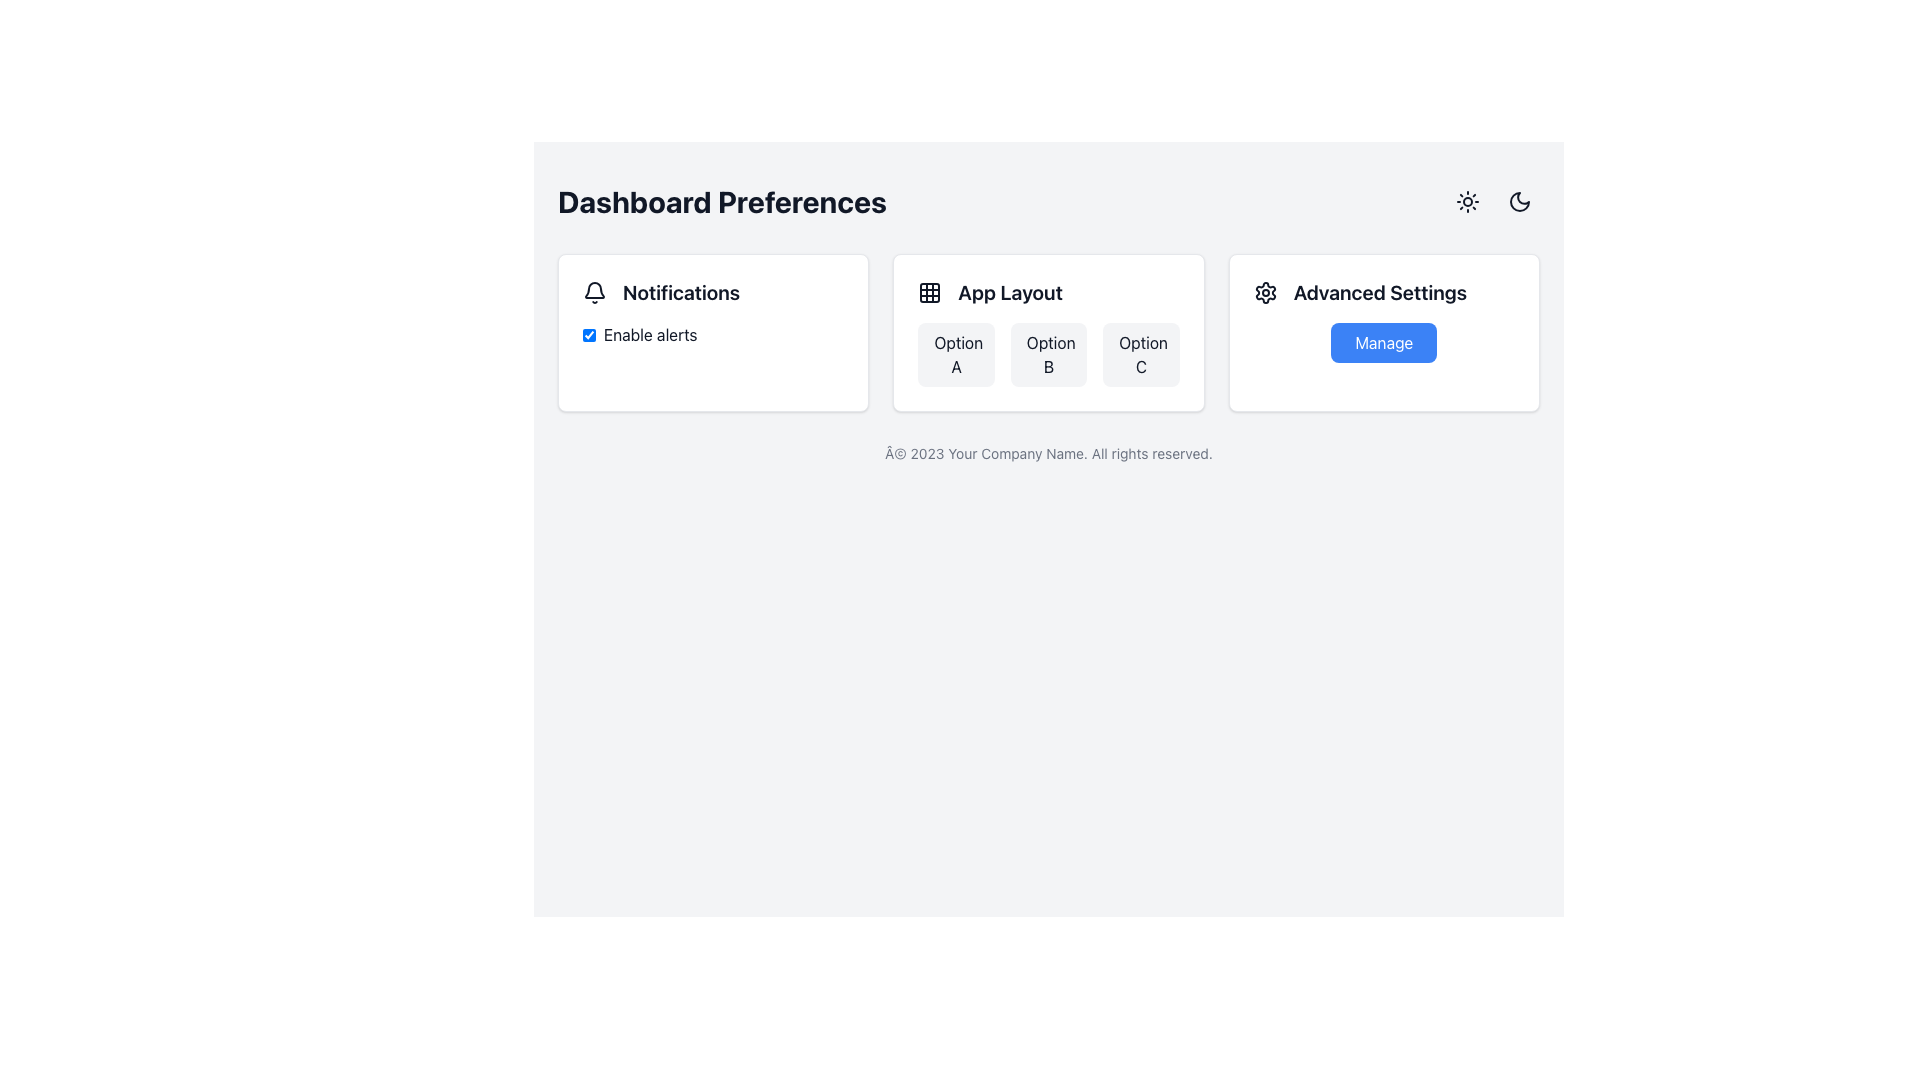  I want to click on the sun icon button in the top-right corner of the interface, so click(1468, 201).